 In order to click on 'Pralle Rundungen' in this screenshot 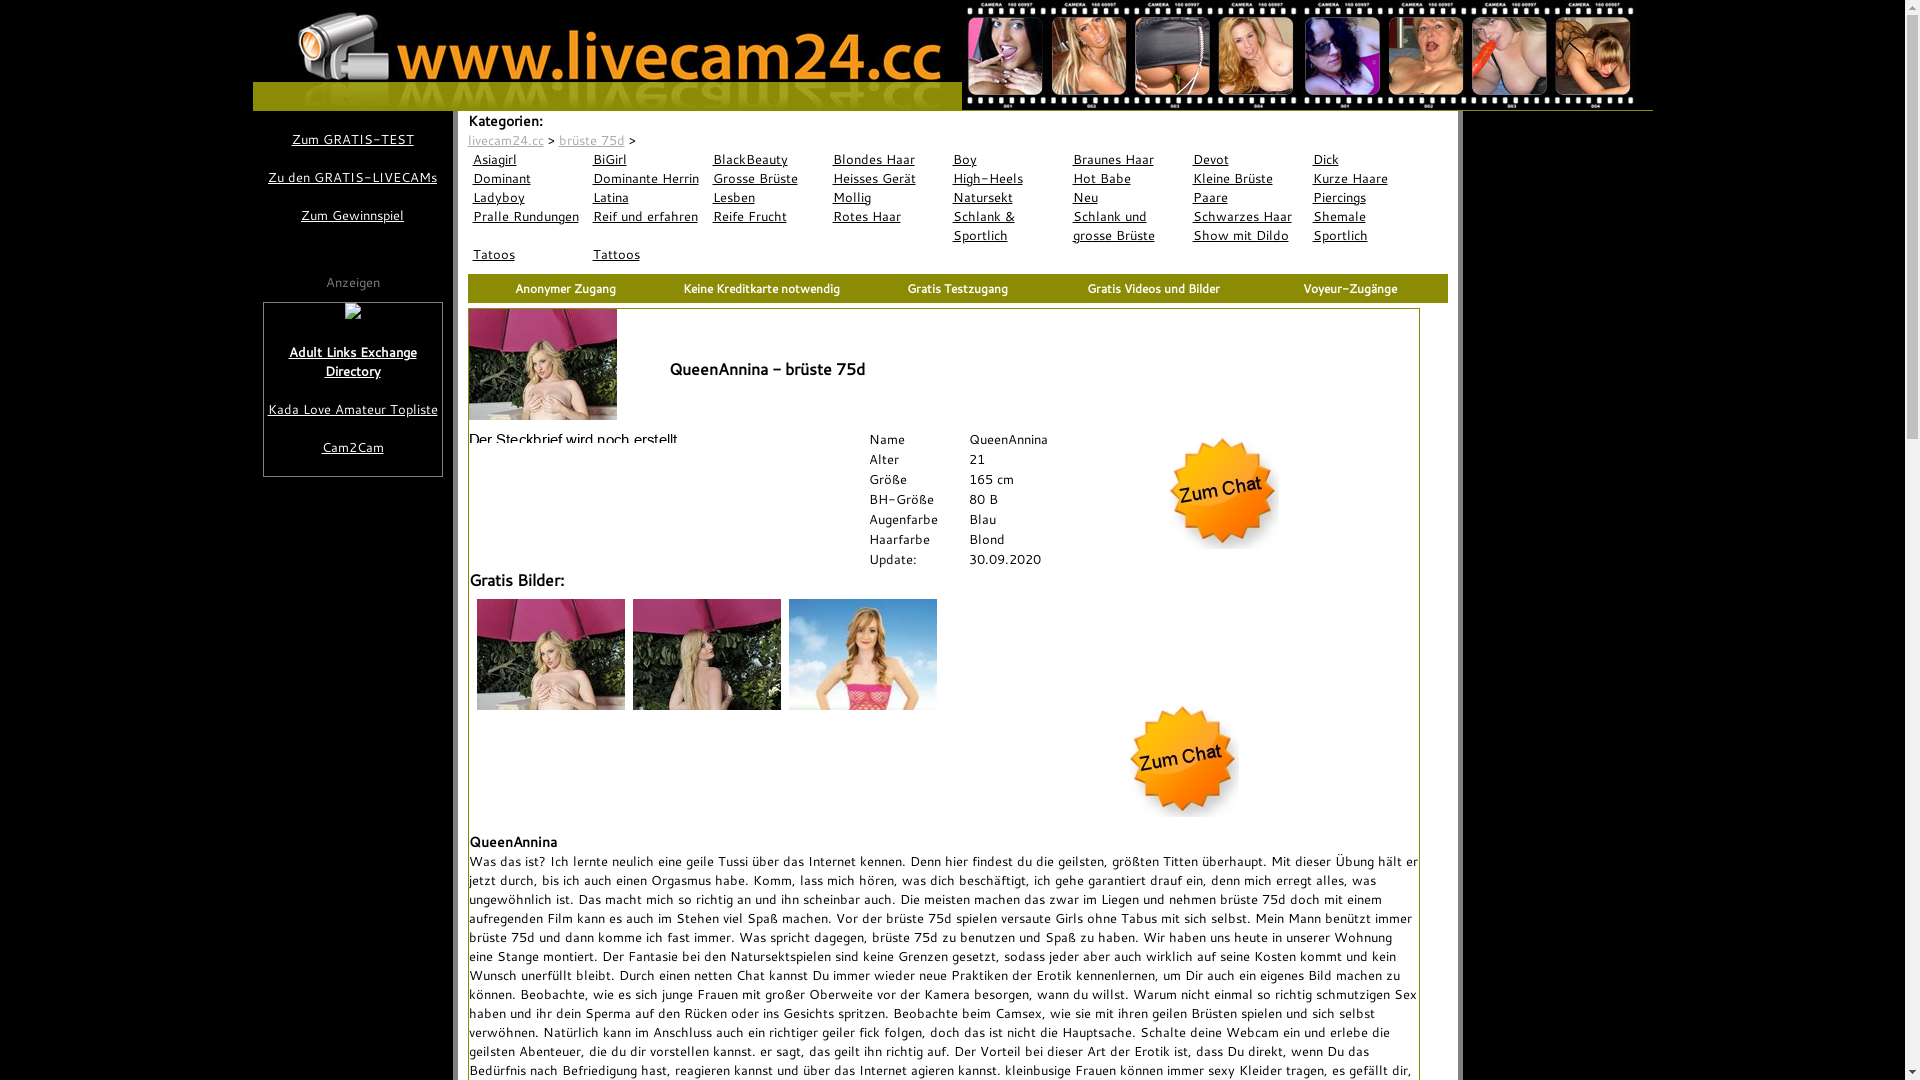, I will do `click(528, 216)`.